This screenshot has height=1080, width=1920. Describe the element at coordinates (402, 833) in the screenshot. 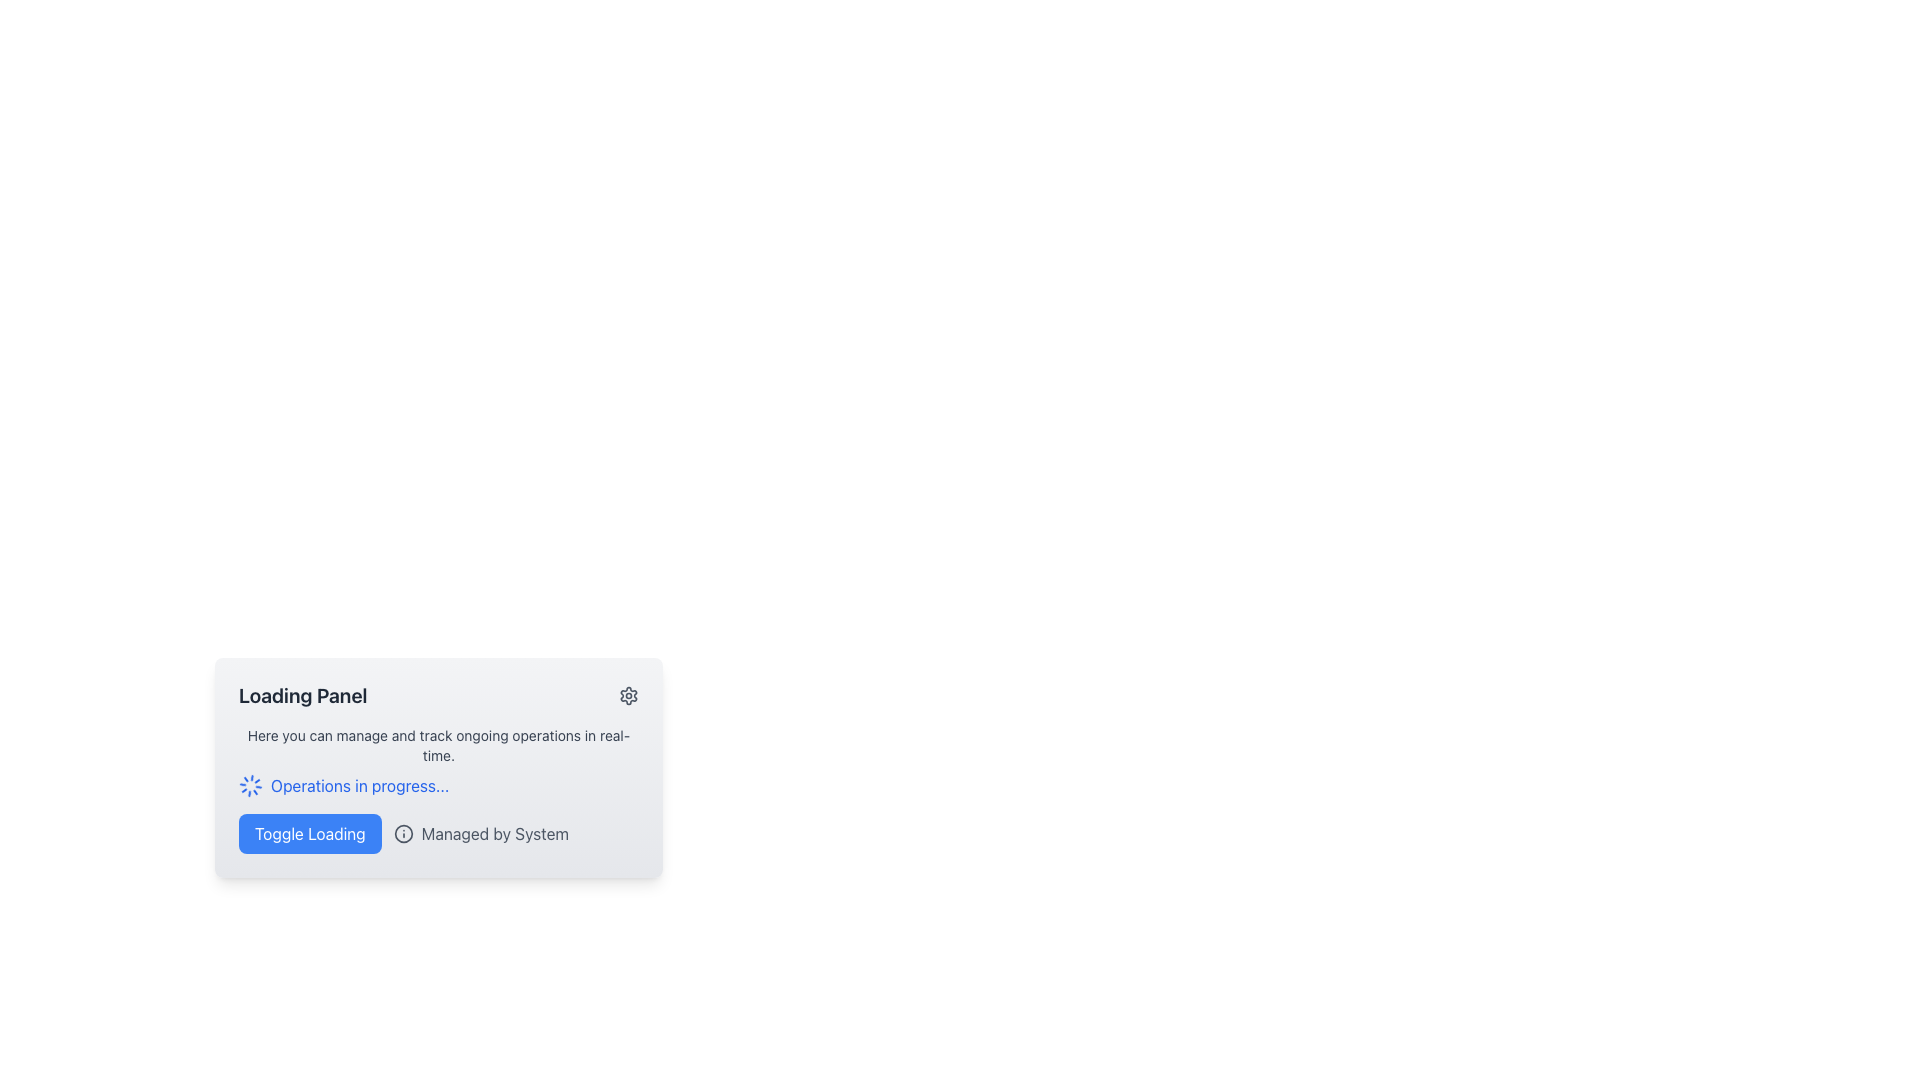

I see `the information icon located to the left of the text 'Managed by System'` at that location.